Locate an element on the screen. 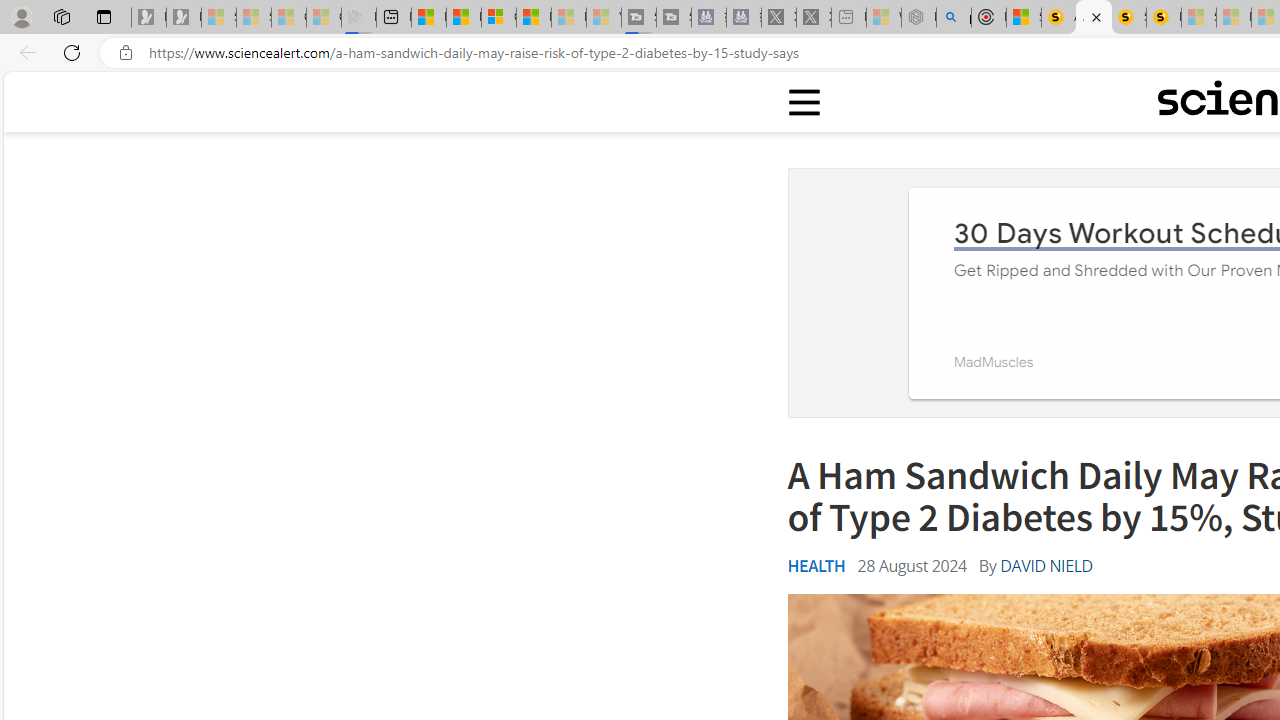 This screenshot has width=1280, height=720. 'Microsoft Start - Sleeping' is located at coordinates (567, 17).